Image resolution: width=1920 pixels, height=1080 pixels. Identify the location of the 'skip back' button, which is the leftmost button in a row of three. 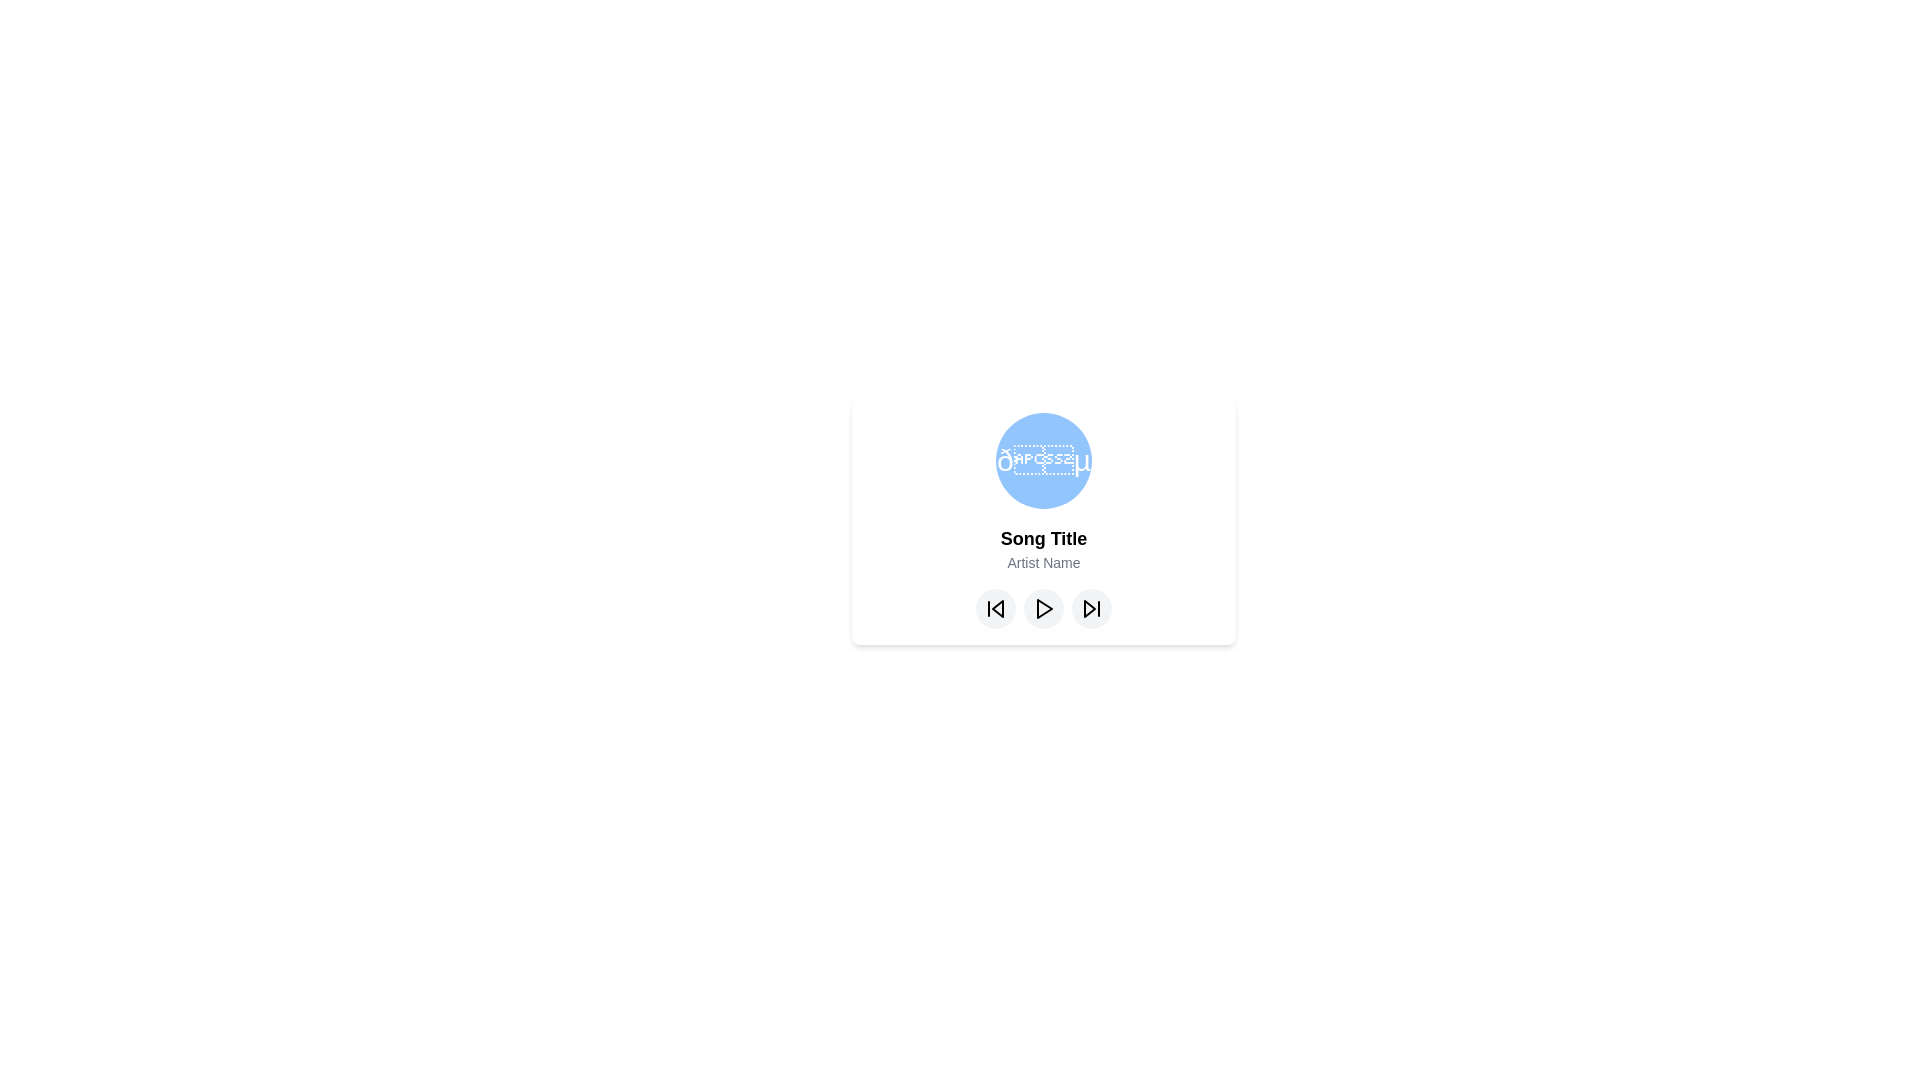
(996, 608).